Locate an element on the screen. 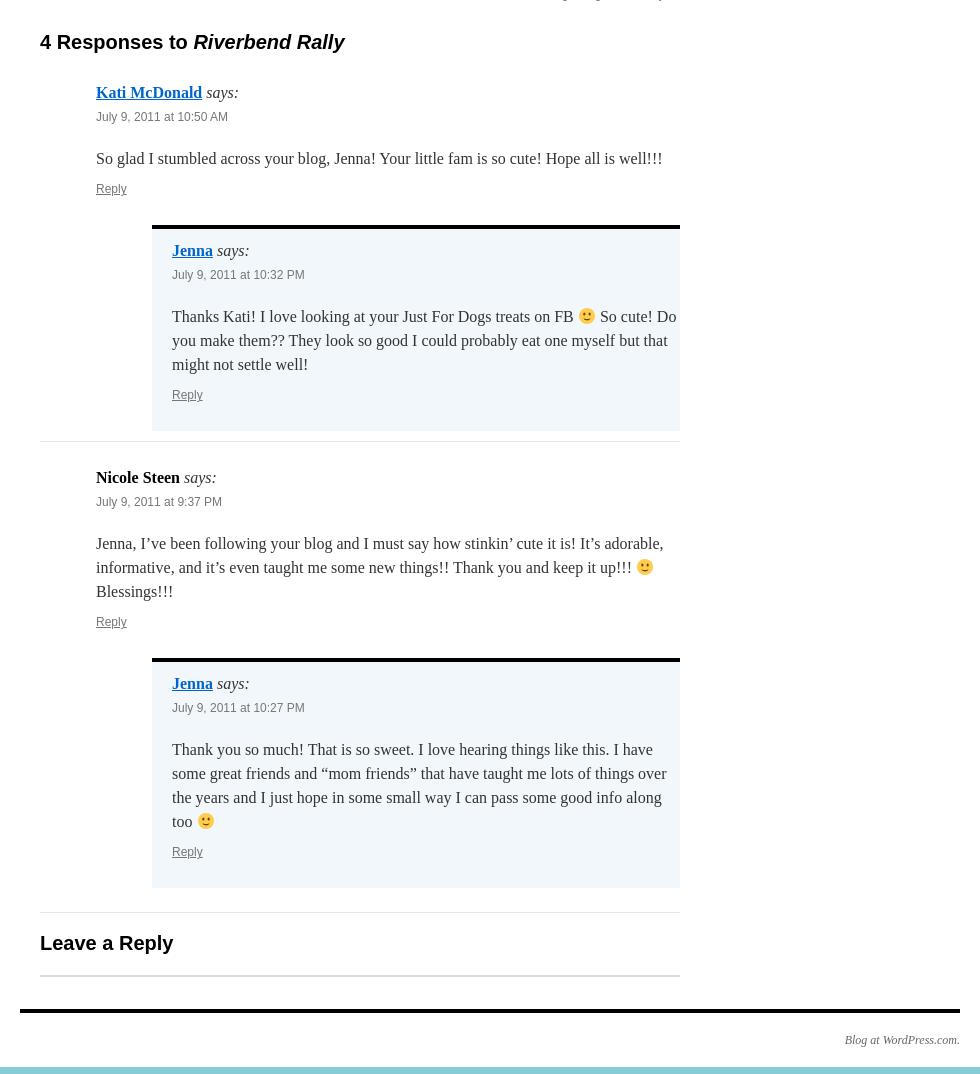 This screenshot has height=1074, width=980. 'Kati McDonald' is located at coordinates (148, 92).